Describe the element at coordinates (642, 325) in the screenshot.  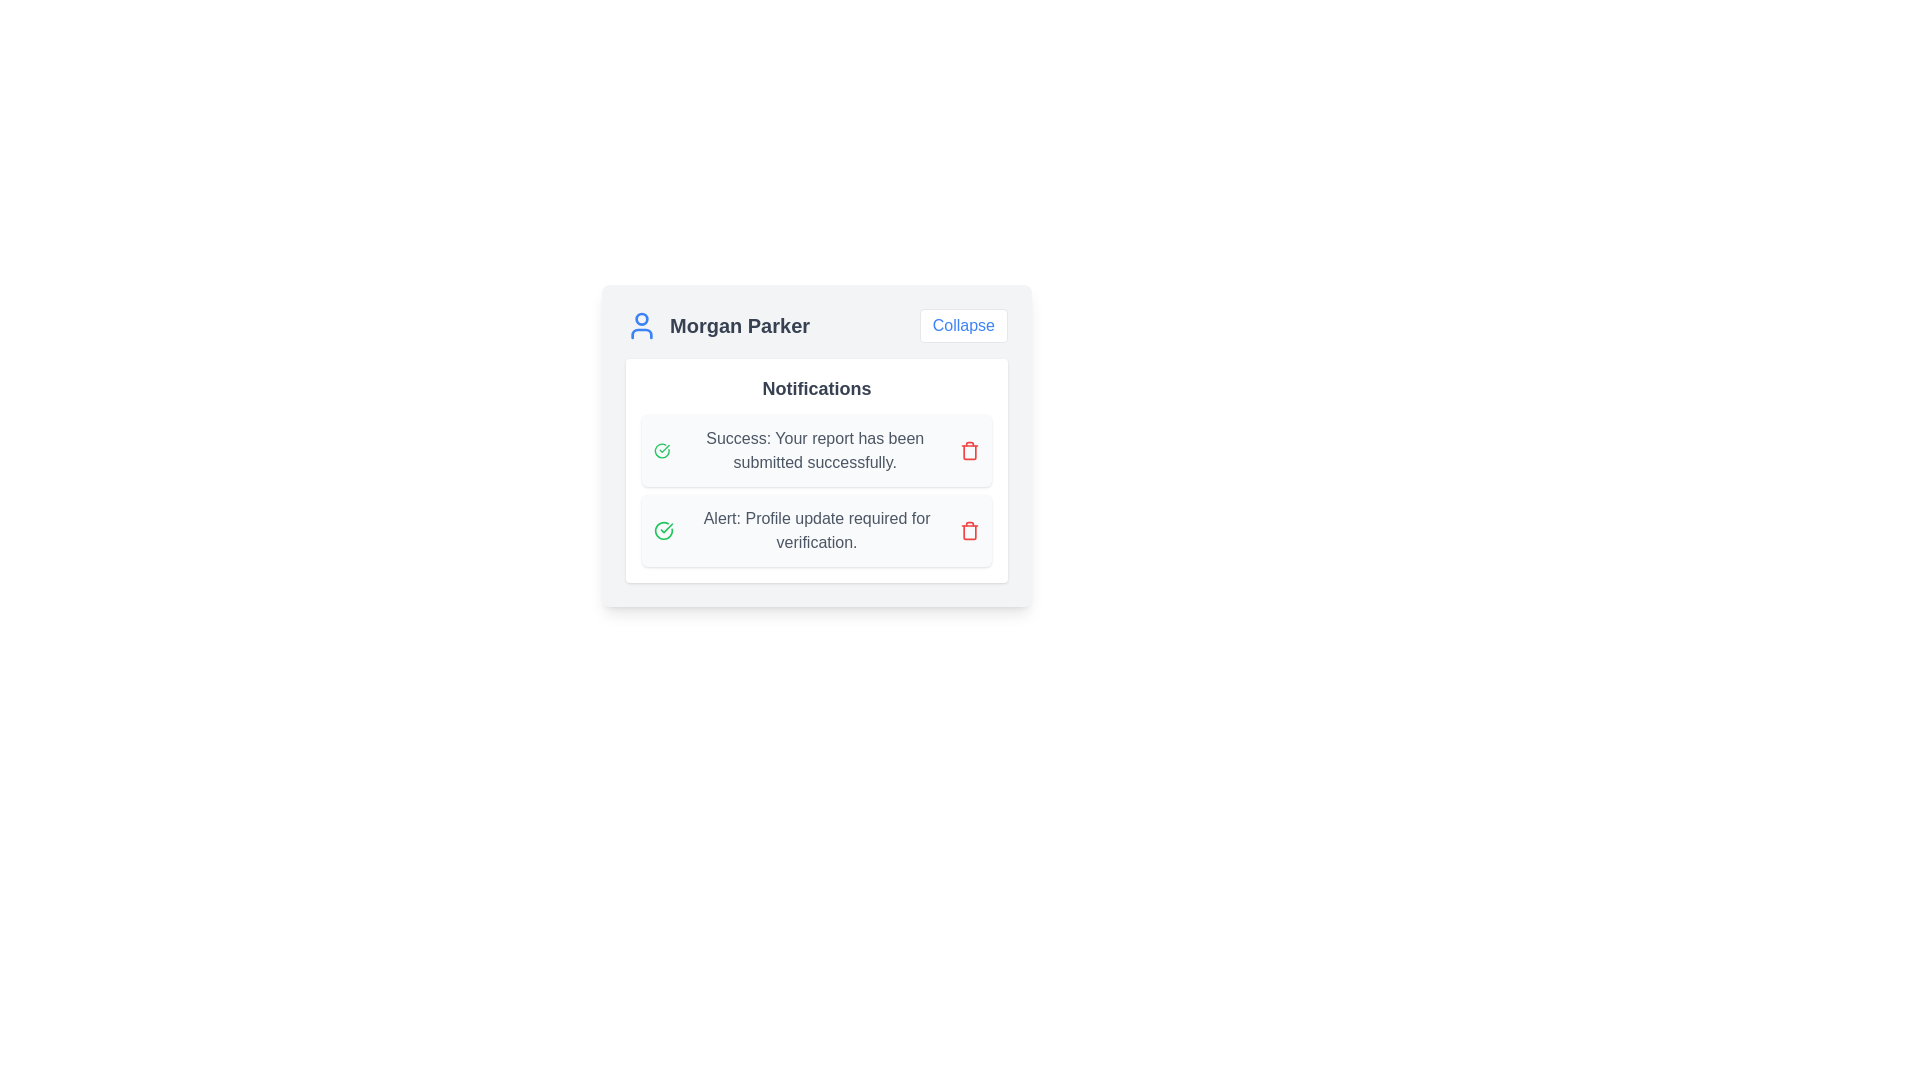
I see `the user profile icon located to the left of the text 'Morgan Parker' in the notification panel` at that location.